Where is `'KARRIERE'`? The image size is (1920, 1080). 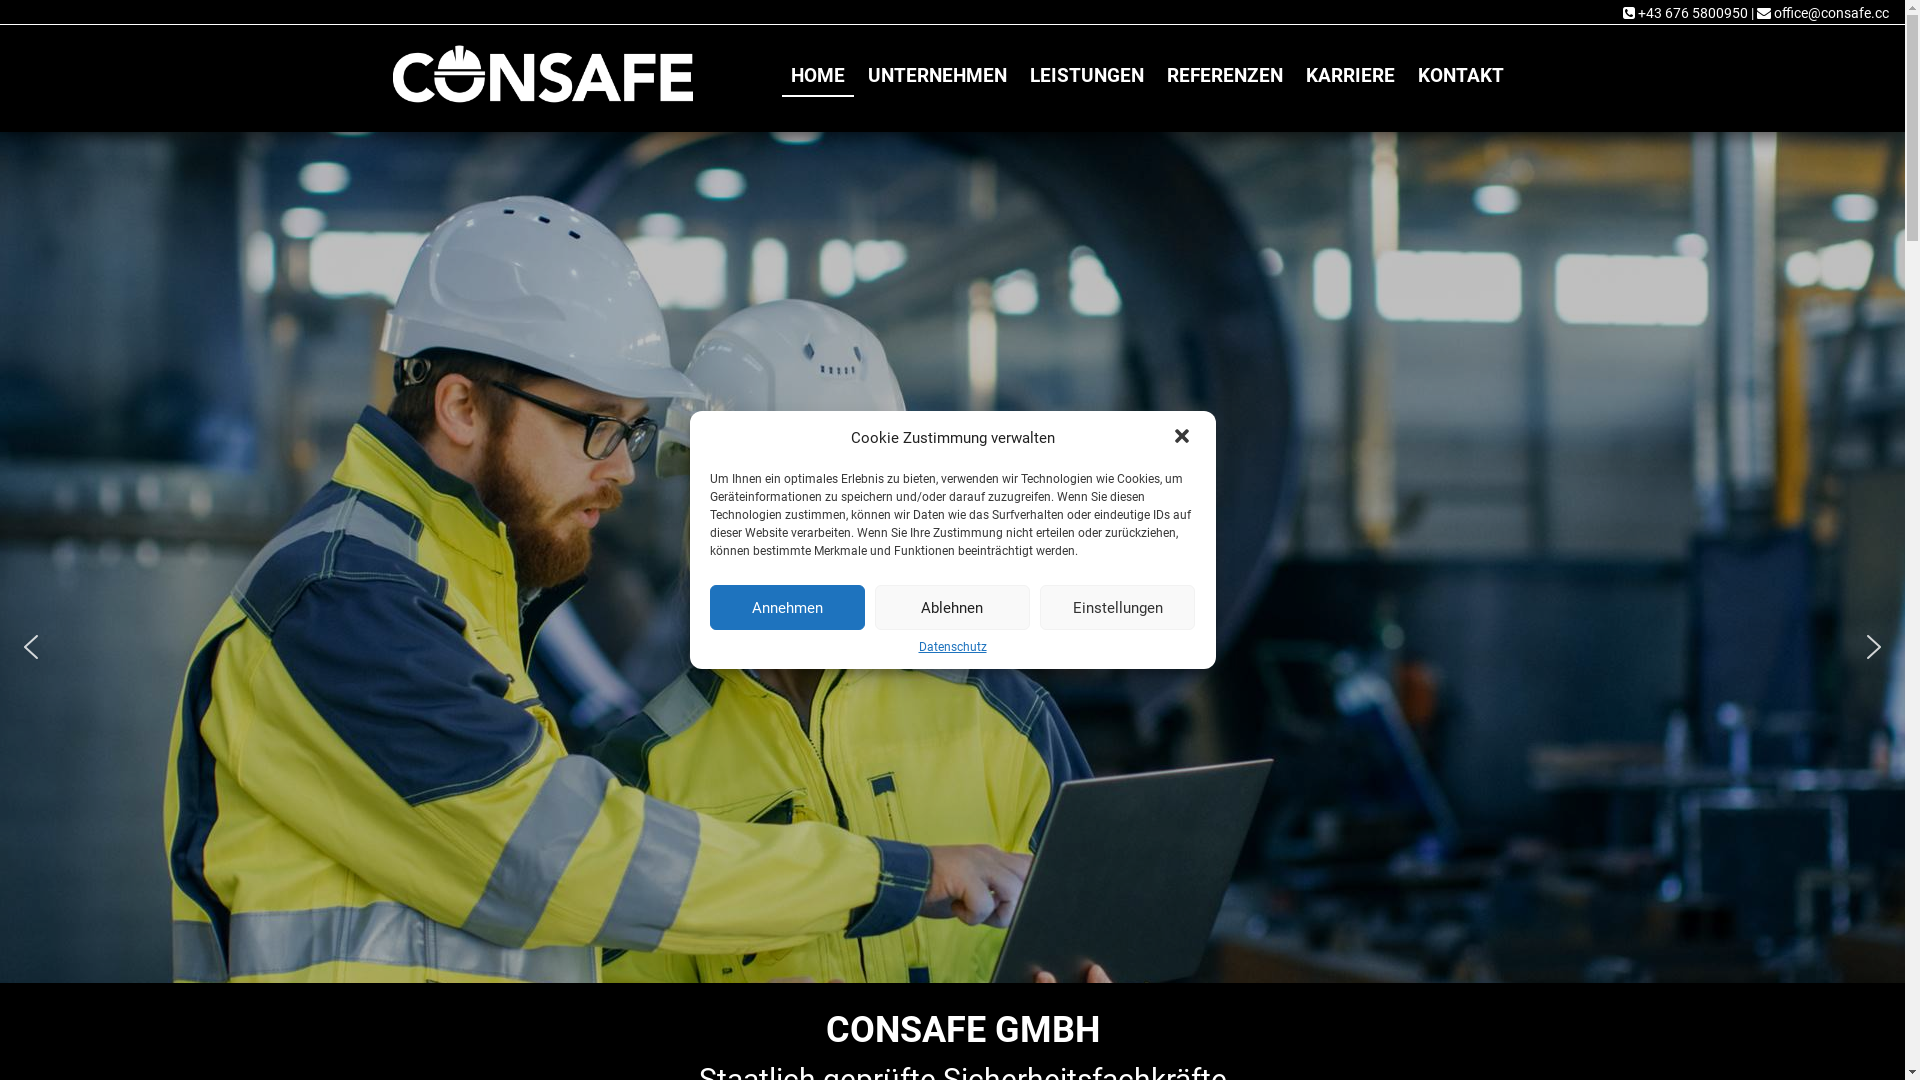 'KARRIERE' is located at coordinates (1349, 74).